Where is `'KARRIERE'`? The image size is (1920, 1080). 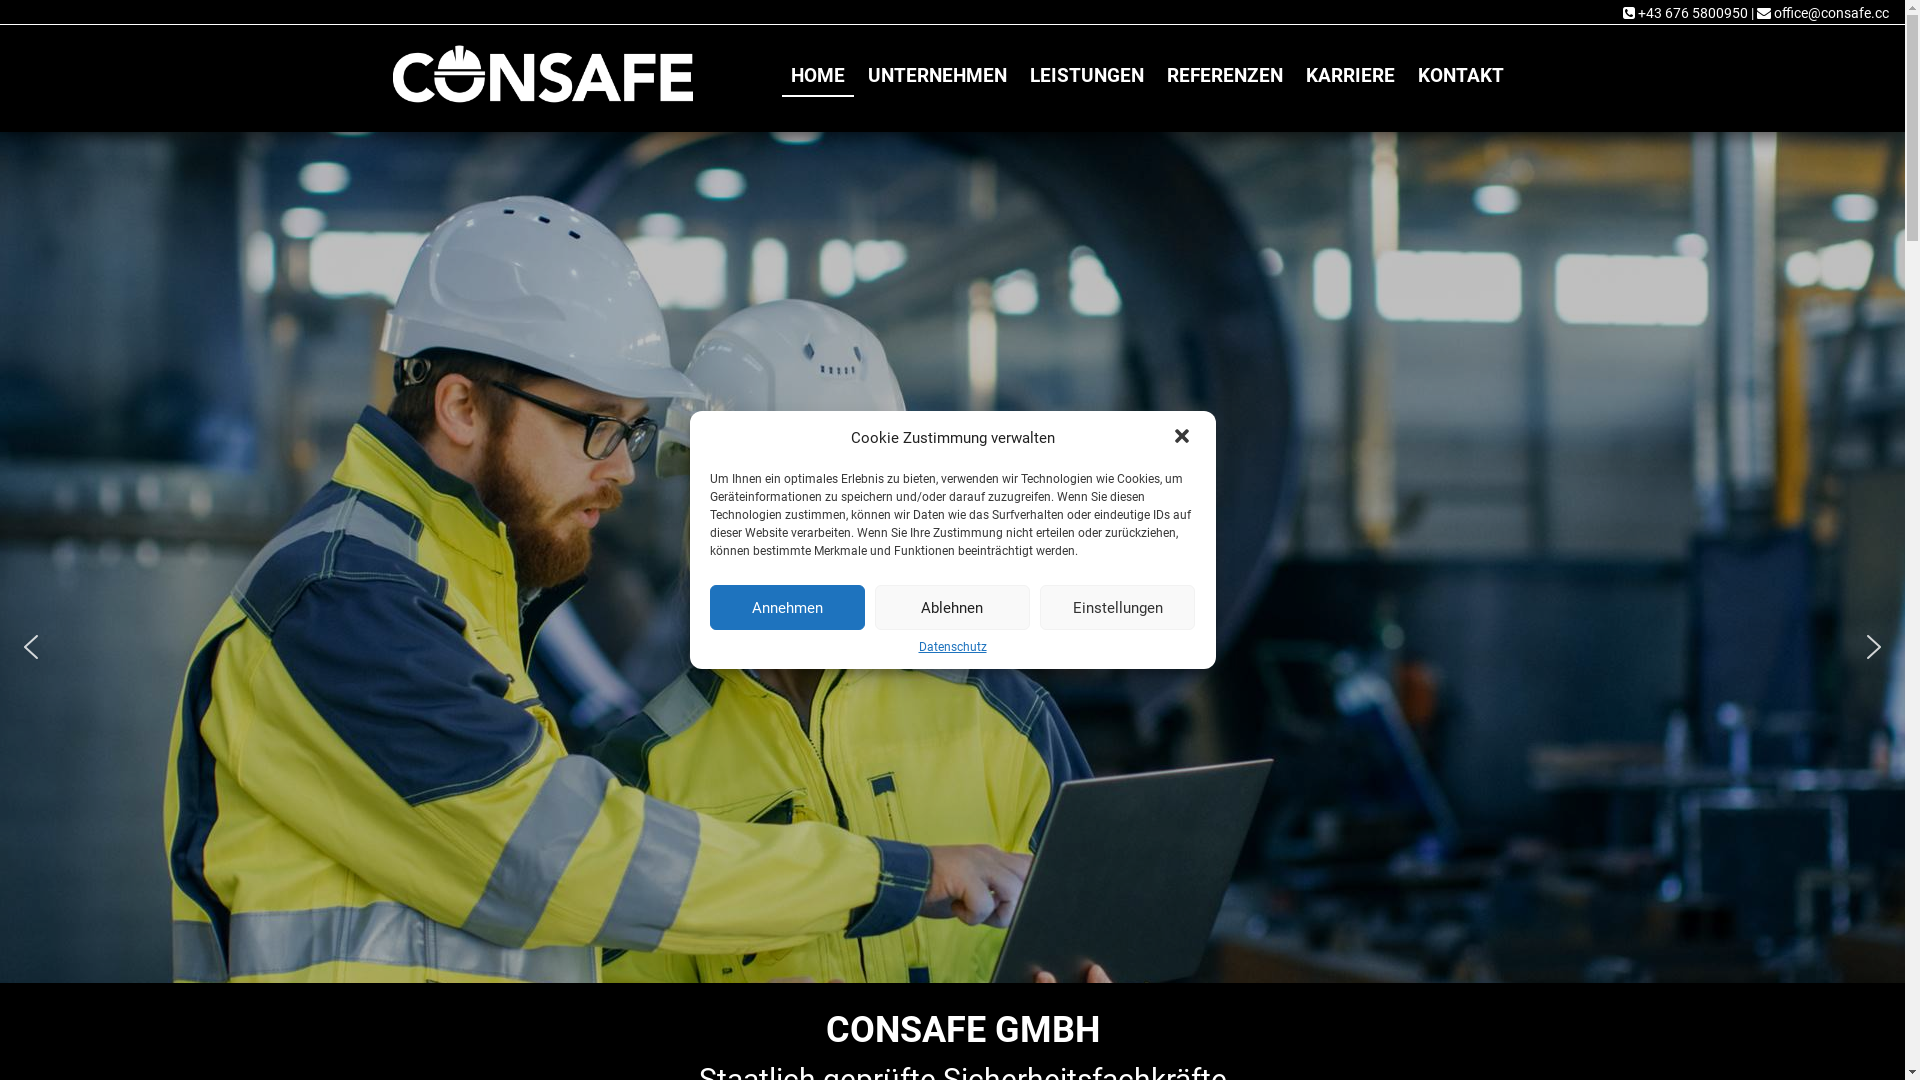 'KARRIERE' is located at coordinates (1349, 74).